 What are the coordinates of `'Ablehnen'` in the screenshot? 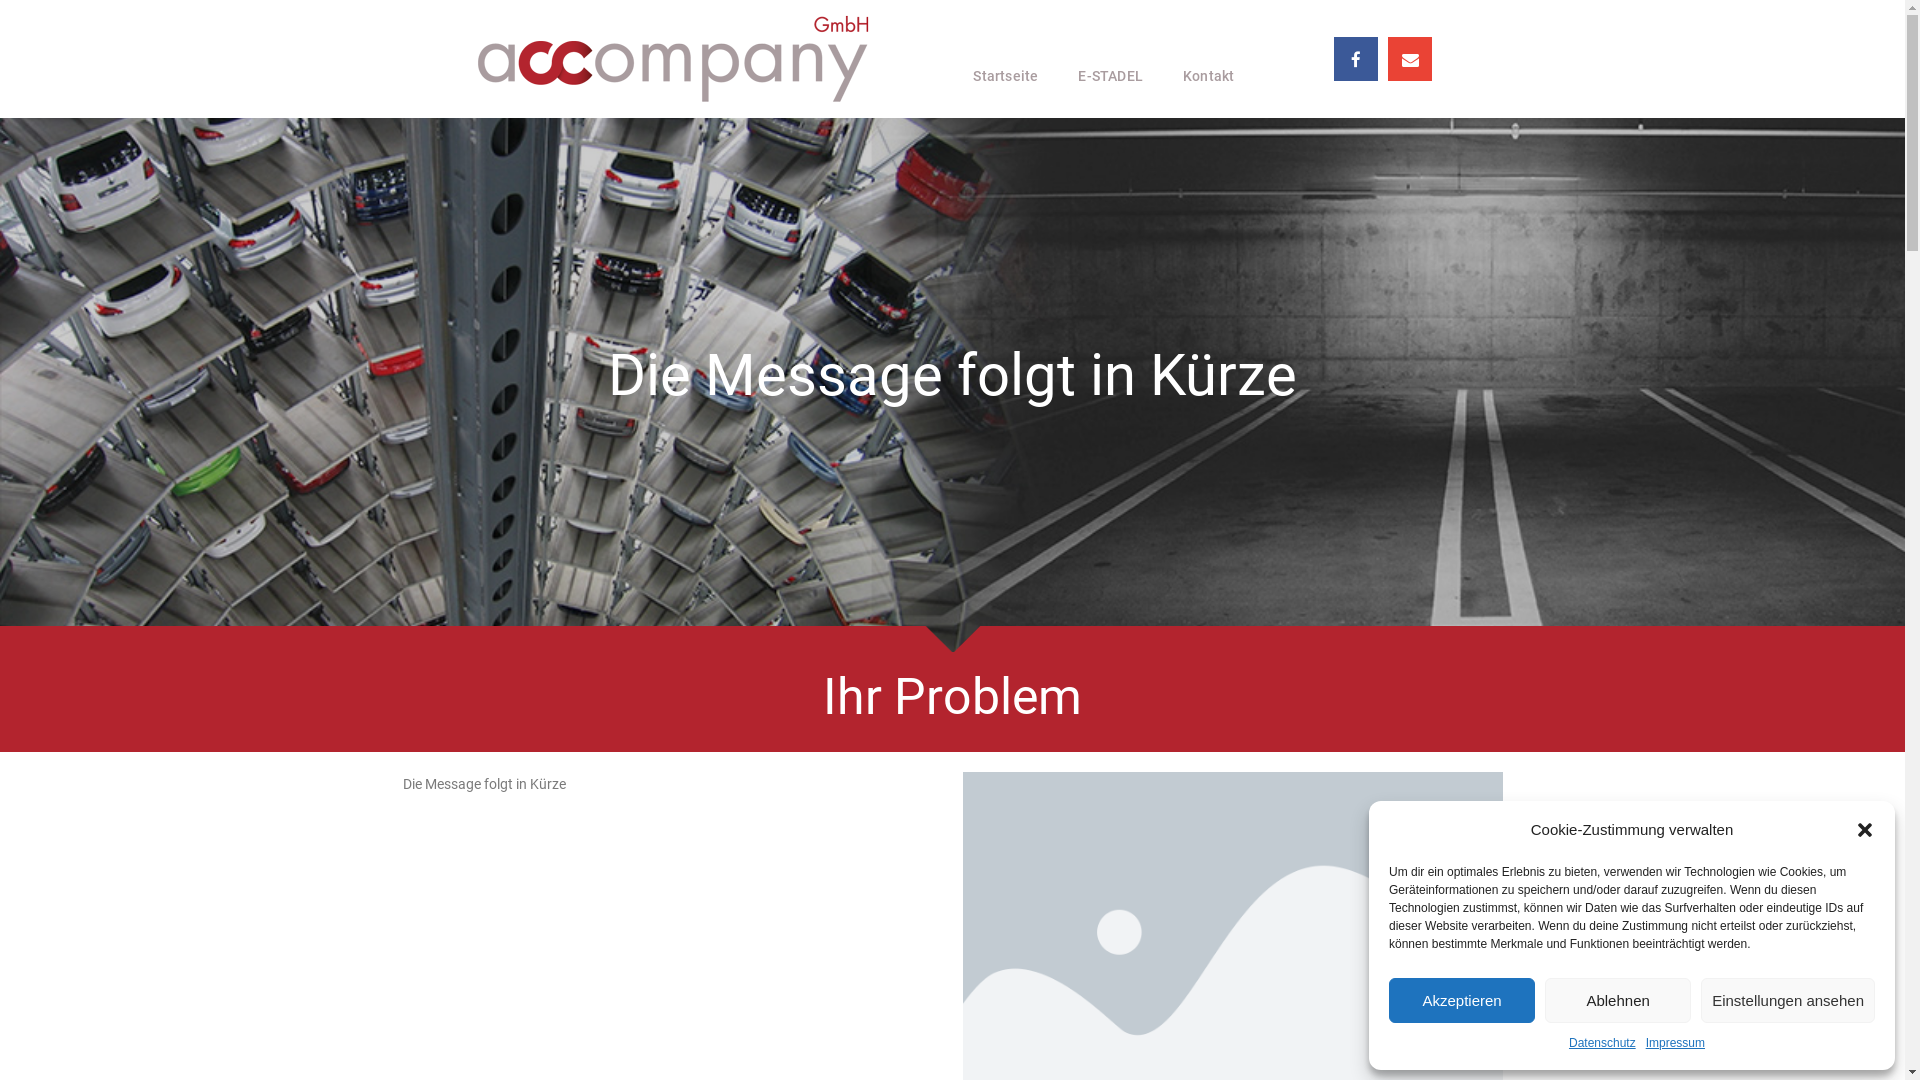 It's located at (1617, 1000).